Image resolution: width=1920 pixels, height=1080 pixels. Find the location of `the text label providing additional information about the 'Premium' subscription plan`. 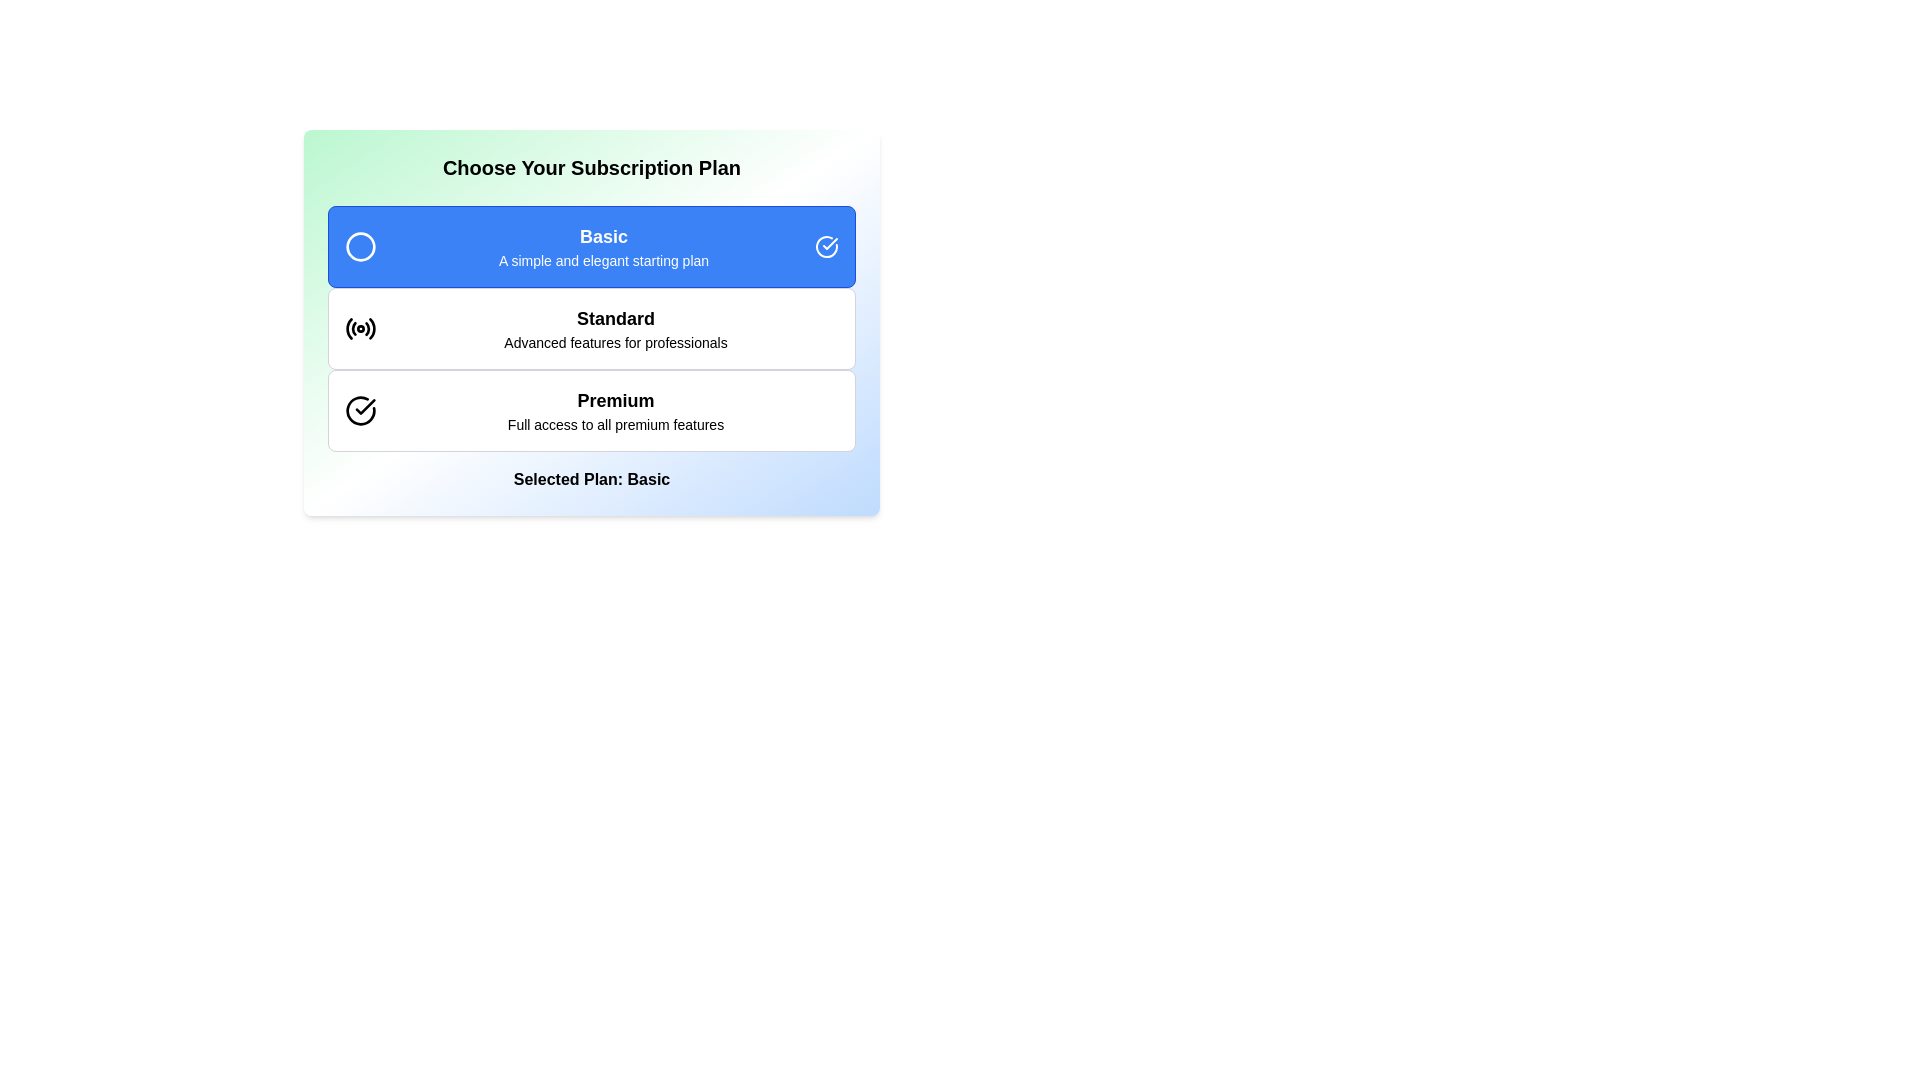

the text label providing additional information about the 'Premium' subscription plan is located at coordinates (614, 423).